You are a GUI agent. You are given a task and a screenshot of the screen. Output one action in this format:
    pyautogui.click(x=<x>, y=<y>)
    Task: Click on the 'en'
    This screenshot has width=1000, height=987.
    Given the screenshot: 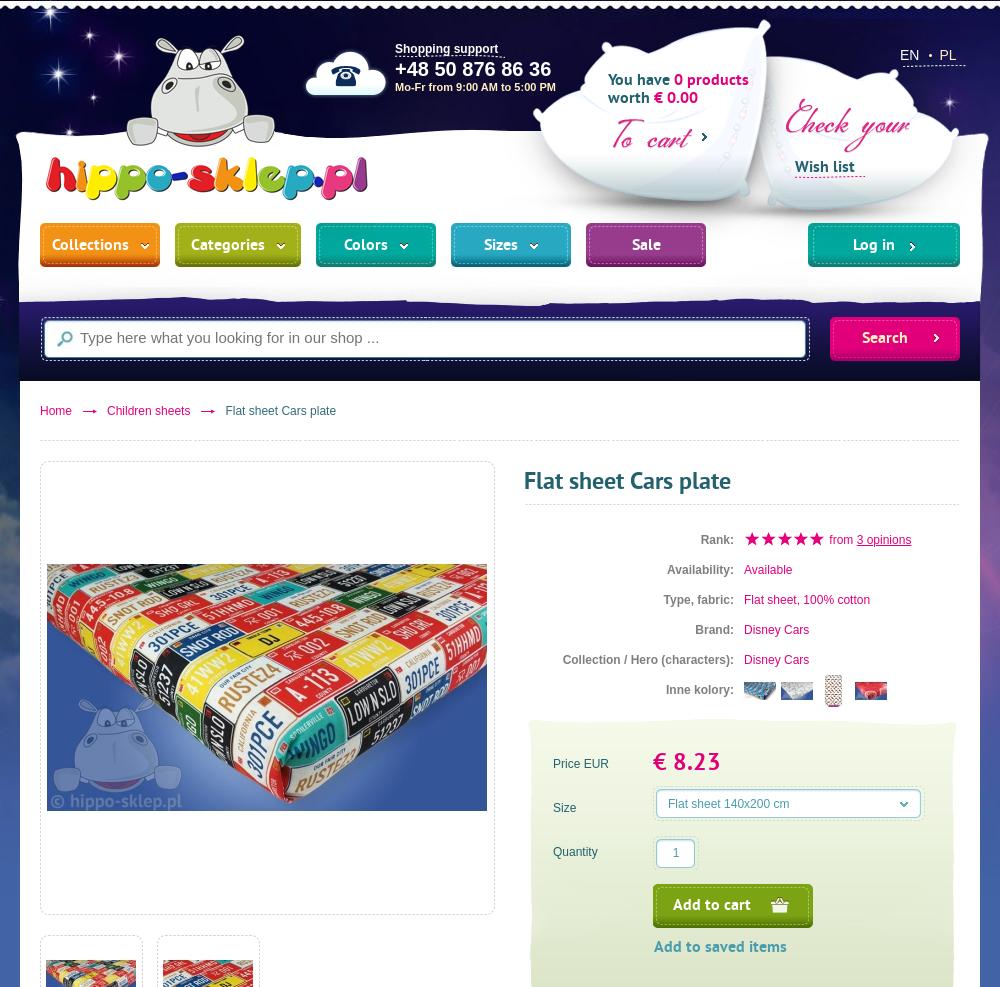 What is the action you would take?
    pyautogui.click(x=909, y=53)
    